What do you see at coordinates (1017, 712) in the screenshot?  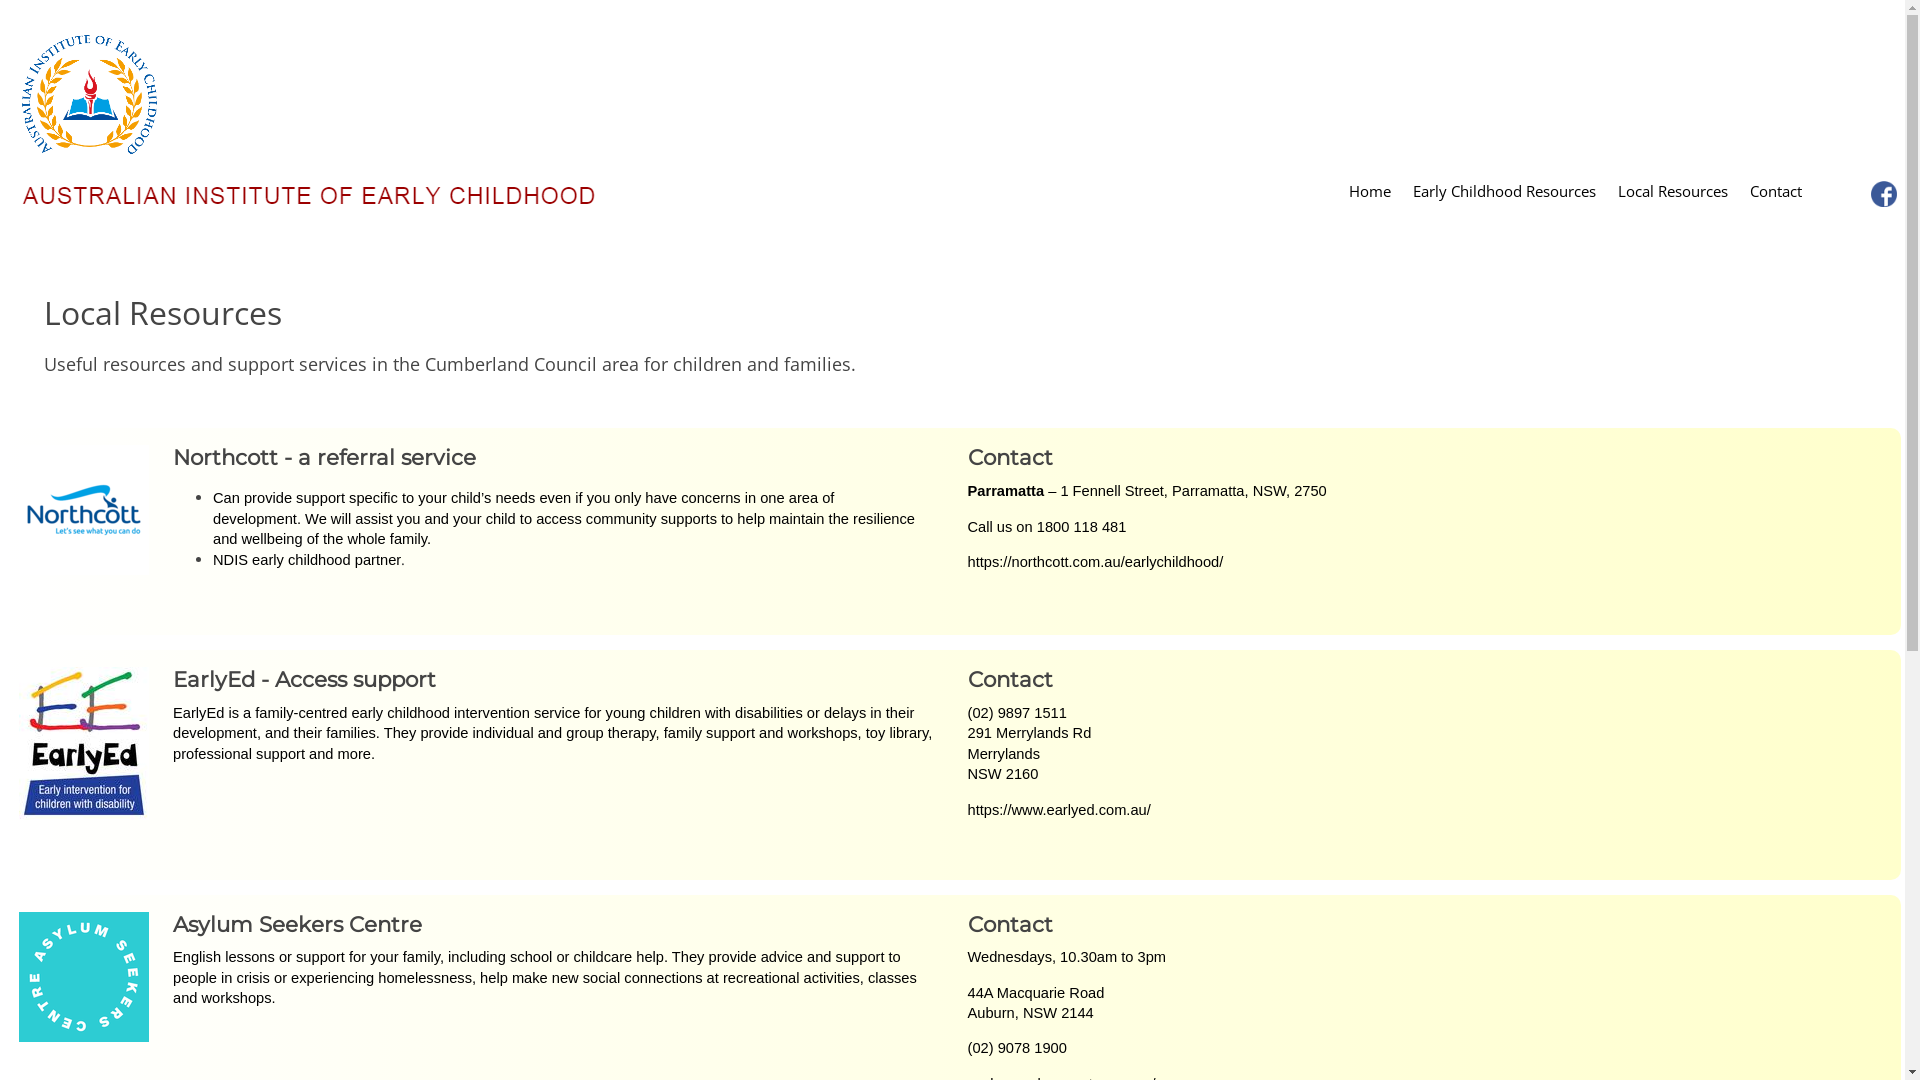 I see `'(02) 9897 1511'` at bounding box center [1017, 712].